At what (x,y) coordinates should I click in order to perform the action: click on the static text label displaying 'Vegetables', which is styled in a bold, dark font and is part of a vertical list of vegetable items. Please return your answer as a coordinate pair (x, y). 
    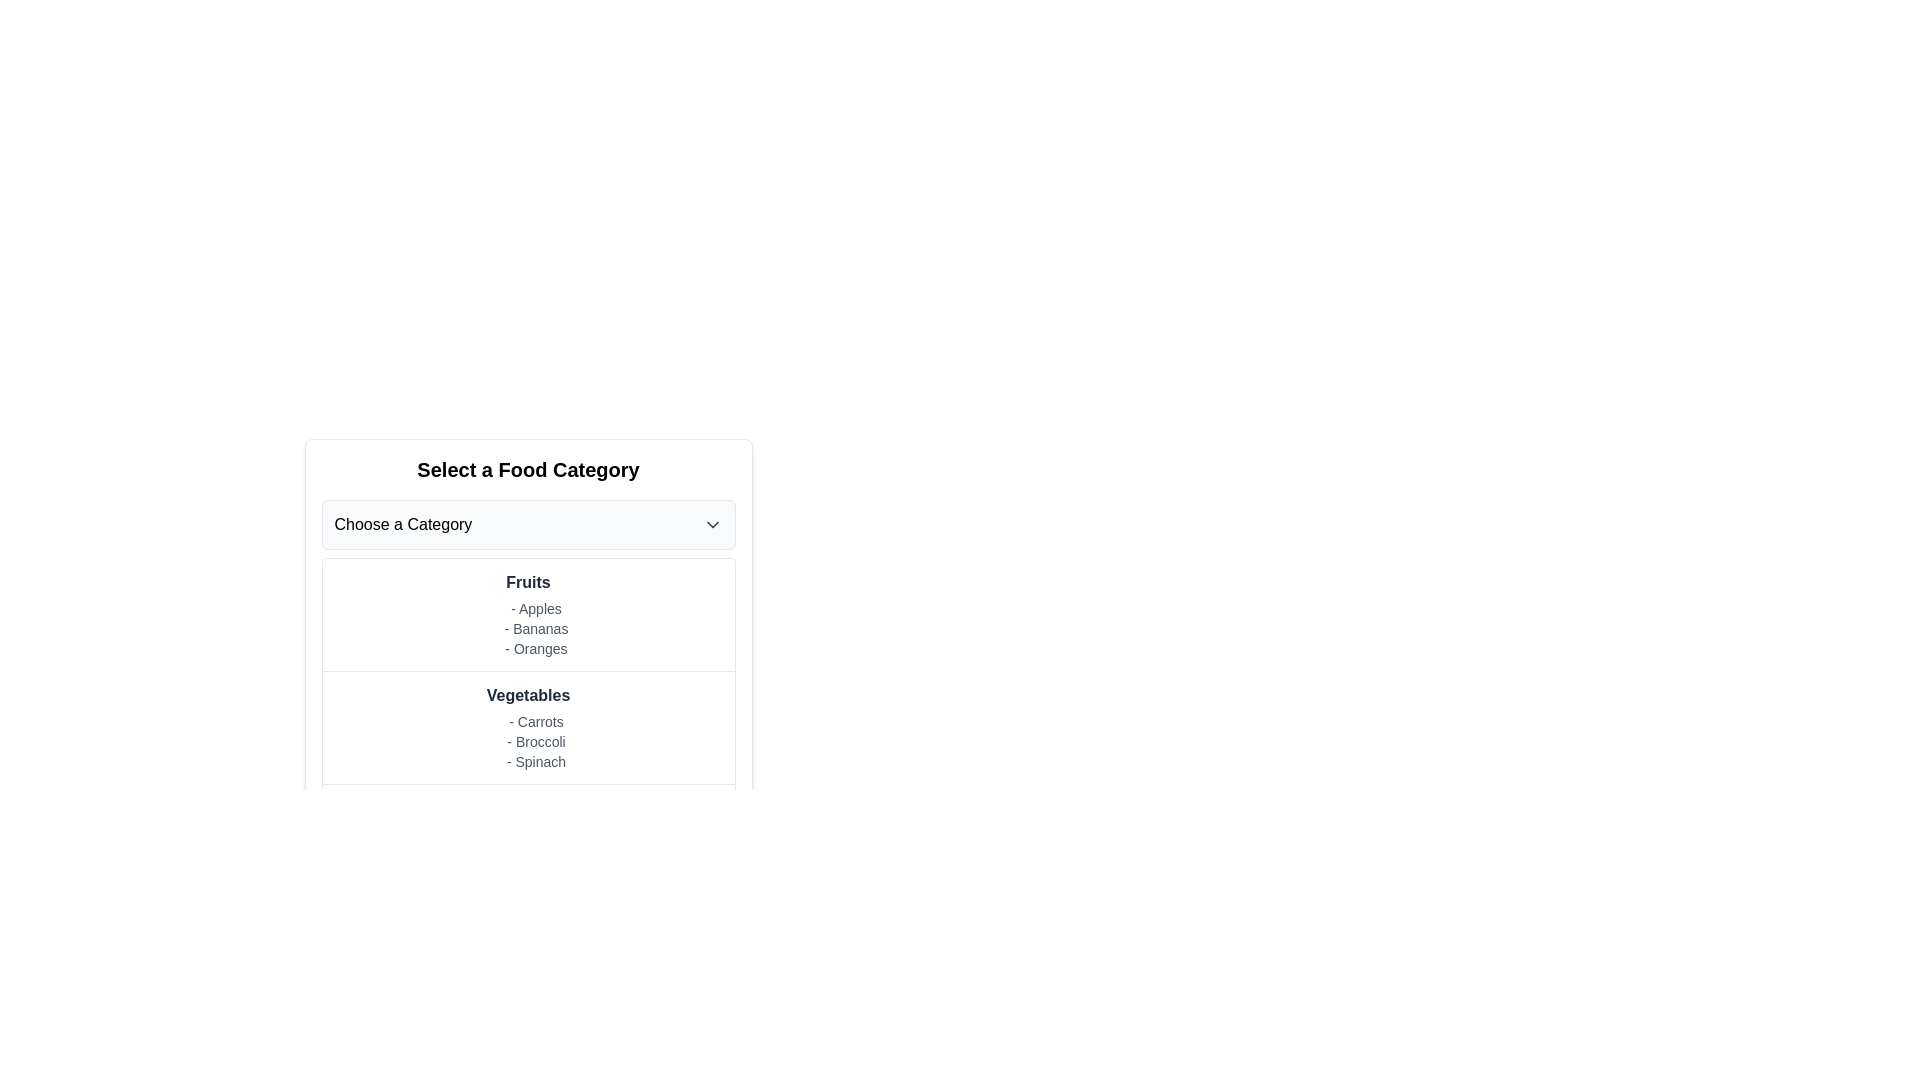
    Looking at the image, I should click on (528, 694).